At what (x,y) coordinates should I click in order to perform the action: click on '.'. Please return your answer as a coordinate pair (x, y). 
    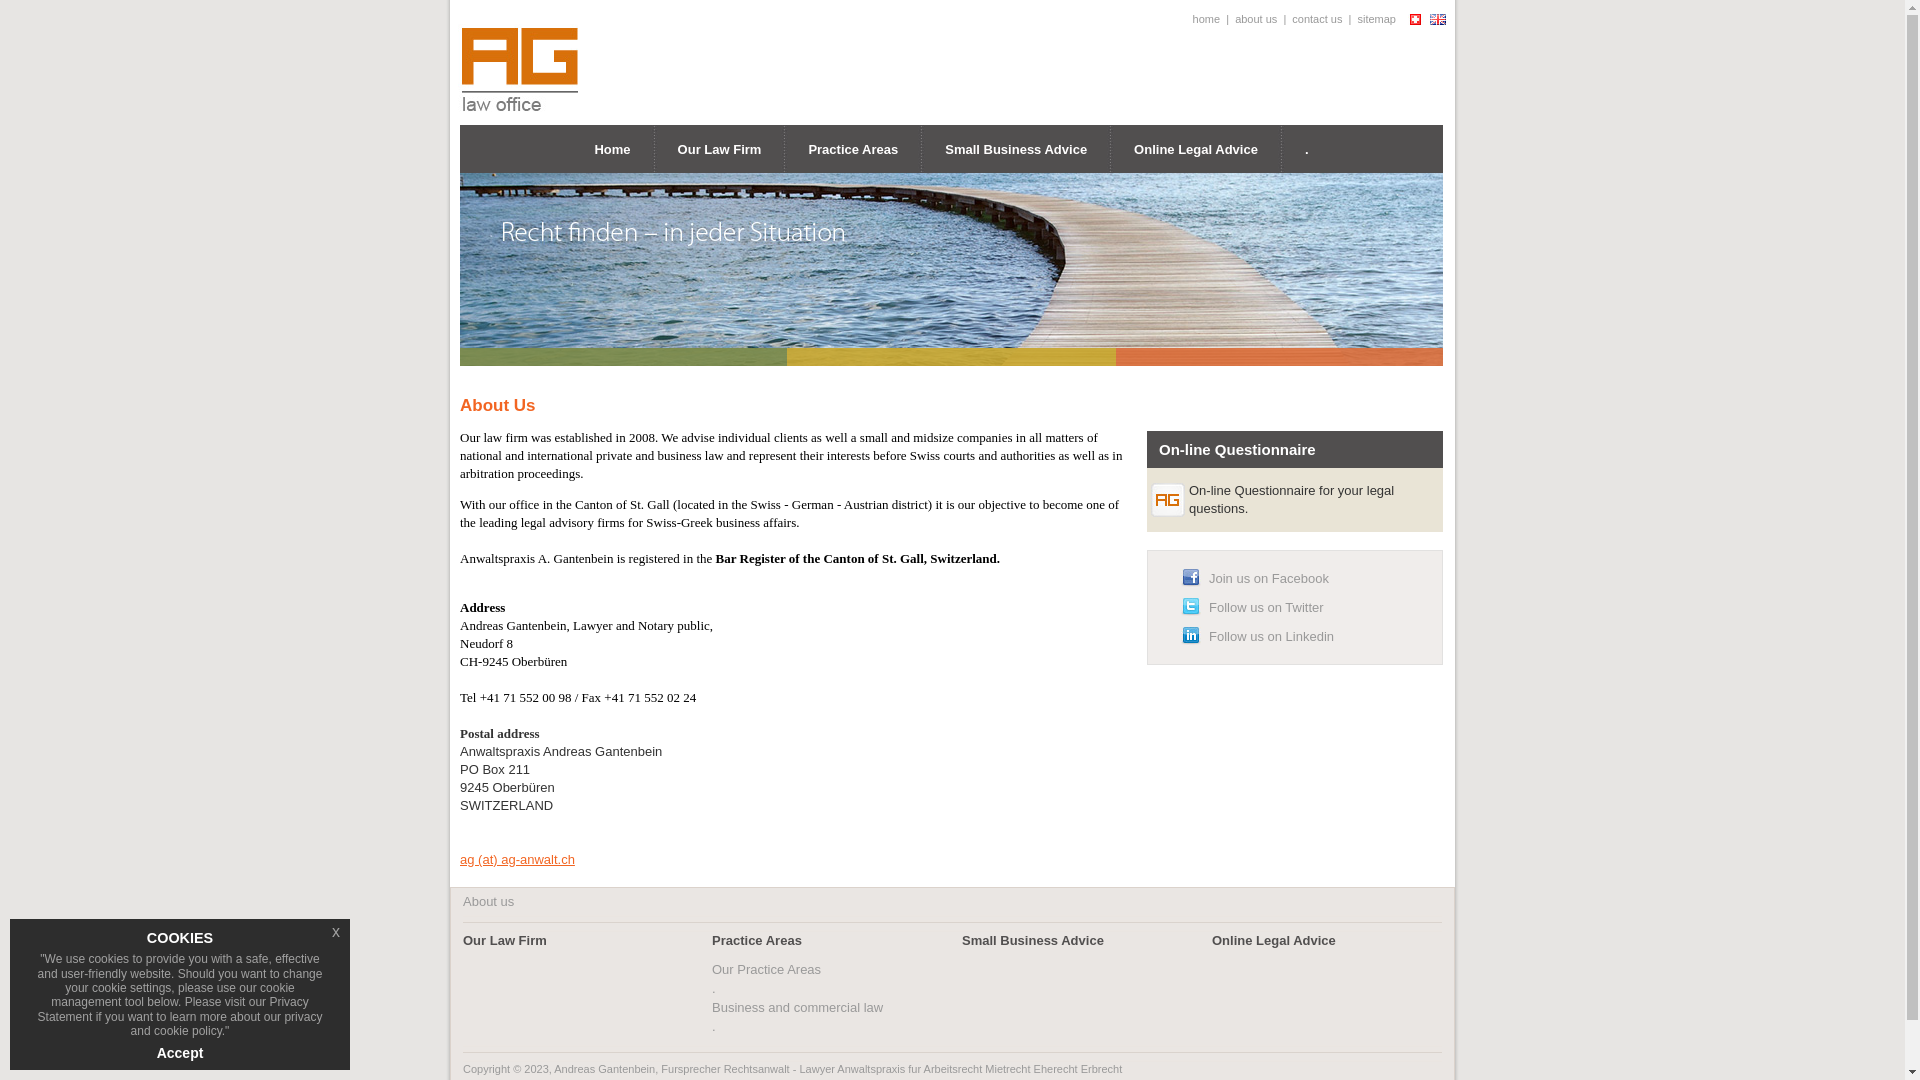
    Looking at the image, I should click on (711, 1026).